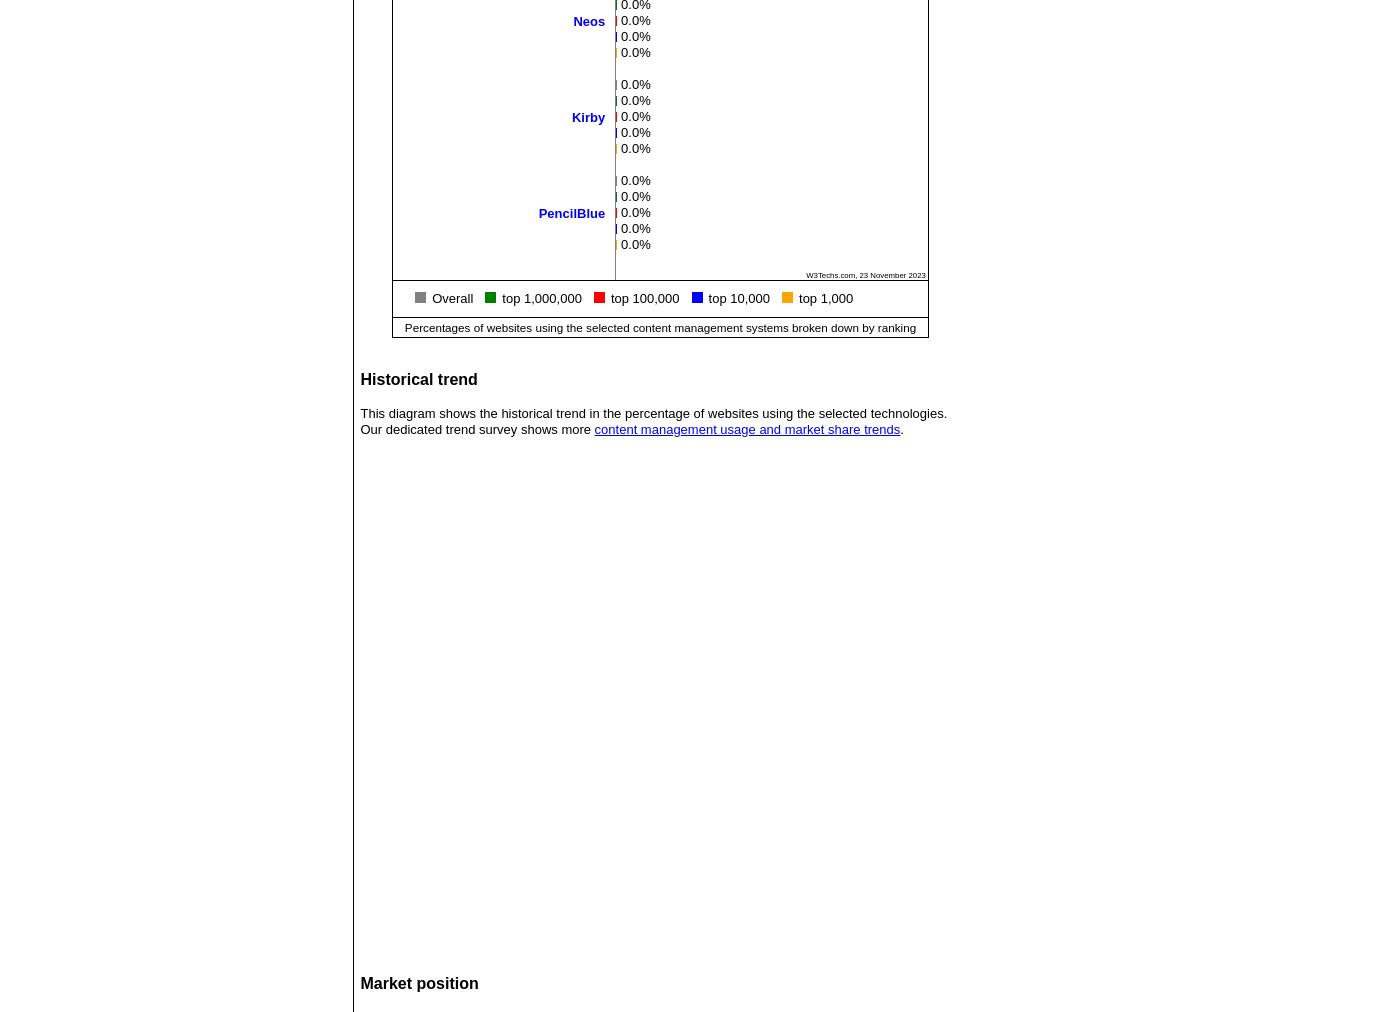 This screenshot has width=1400, height=1012. What do you see at coordinates (653, 413) in the screenshot?
I see `'This diagram shows the historical trend in the percentage of websites using the selected technologies.'` at bounding box center [653, 413].